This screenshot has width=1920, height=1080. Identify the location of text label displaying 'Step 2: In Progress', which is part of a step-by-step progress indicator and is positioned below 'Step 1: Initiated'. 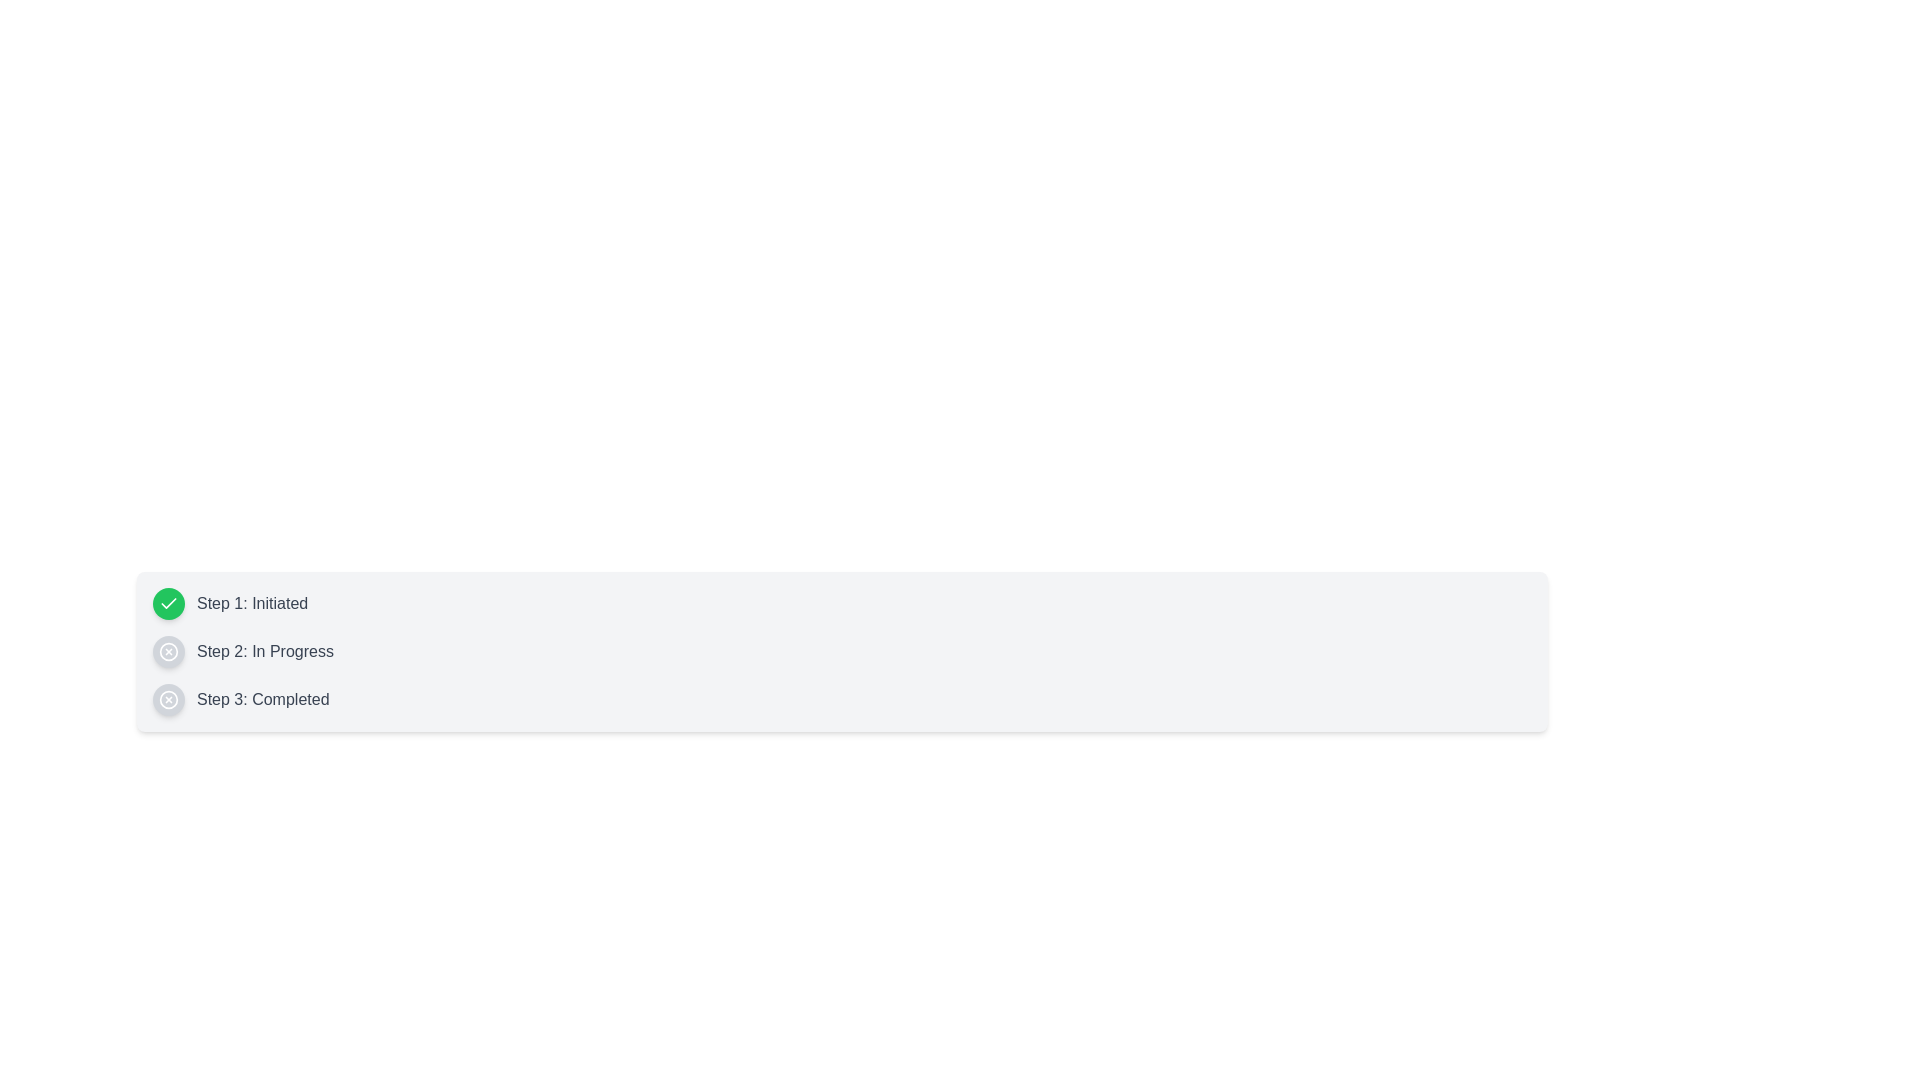
(264, 651).